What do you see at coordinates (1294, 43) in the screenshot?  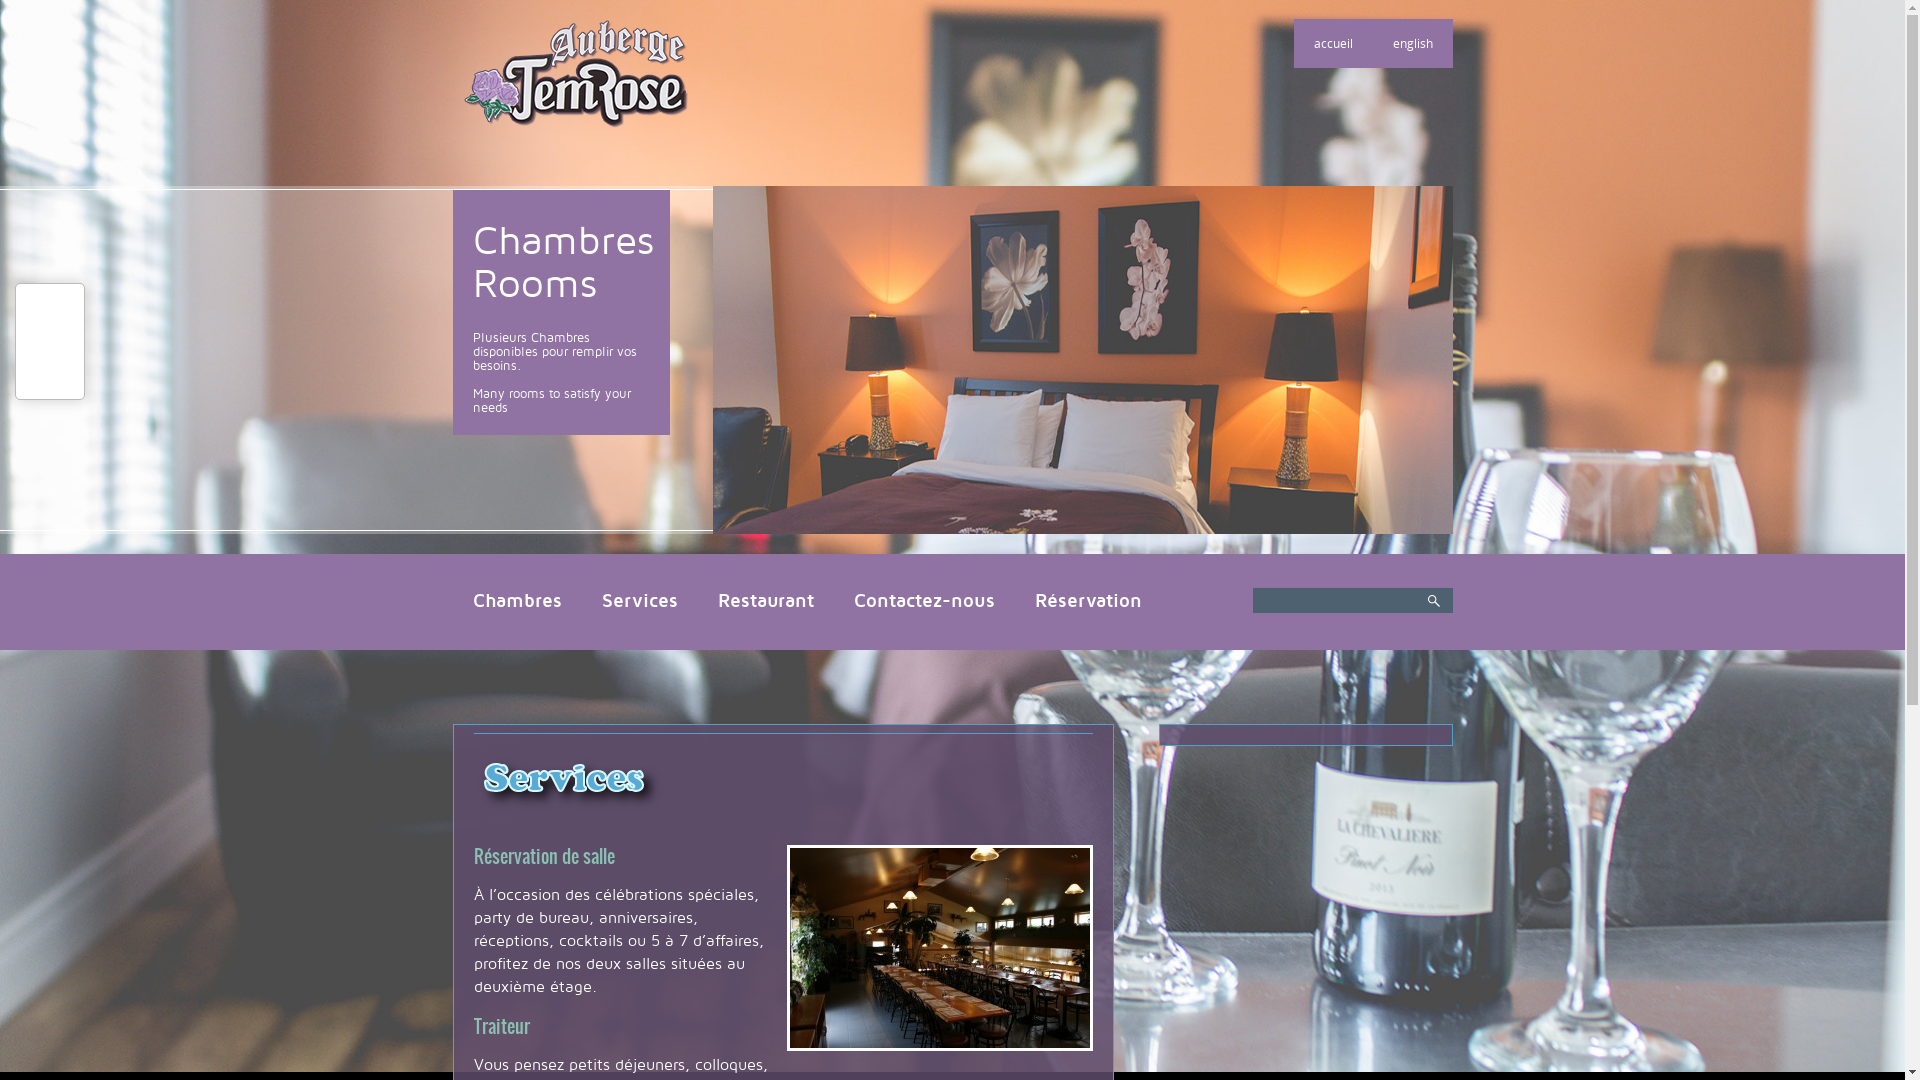 I see `'accueil'` at bounding box center [1294, 43].